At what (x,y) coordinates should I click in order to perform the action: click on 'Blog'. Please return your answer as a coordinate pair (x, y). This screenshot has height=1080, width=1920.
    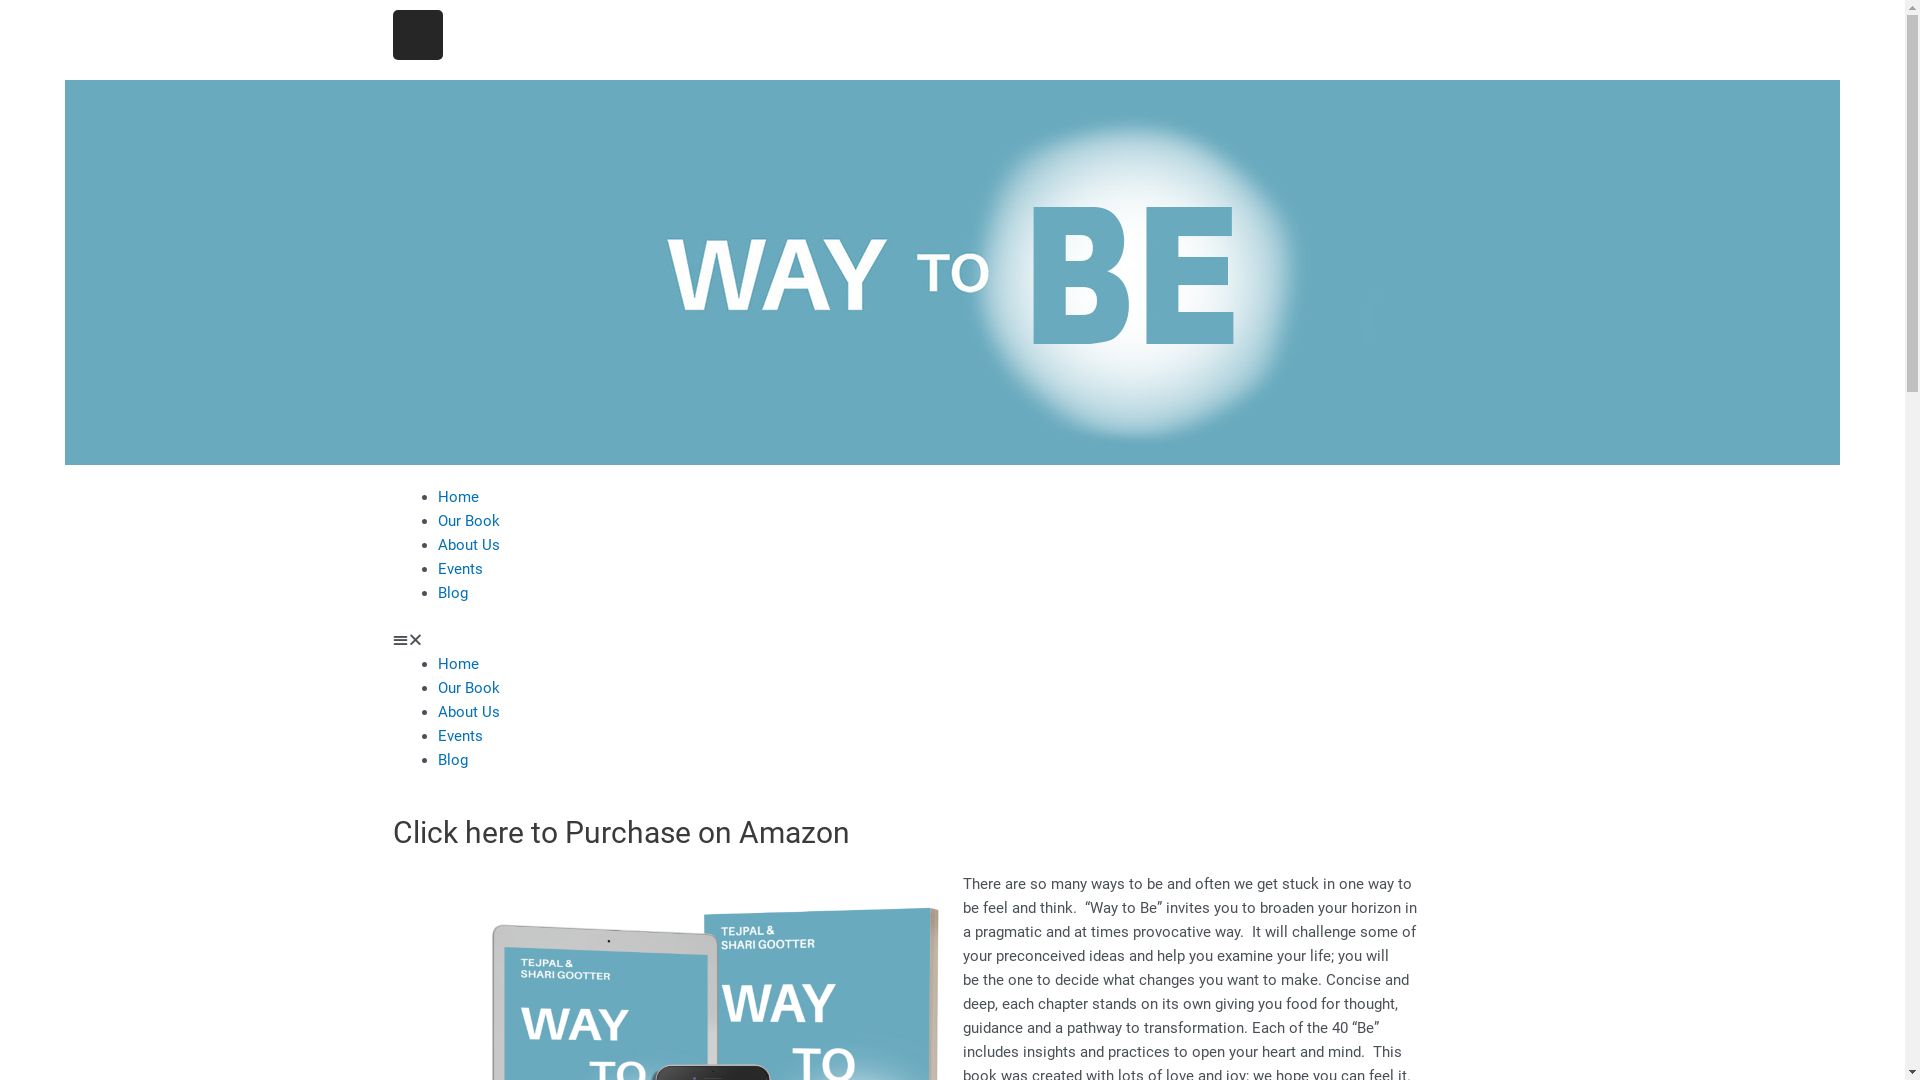
    Looking at the image, I should click on (451, 592).